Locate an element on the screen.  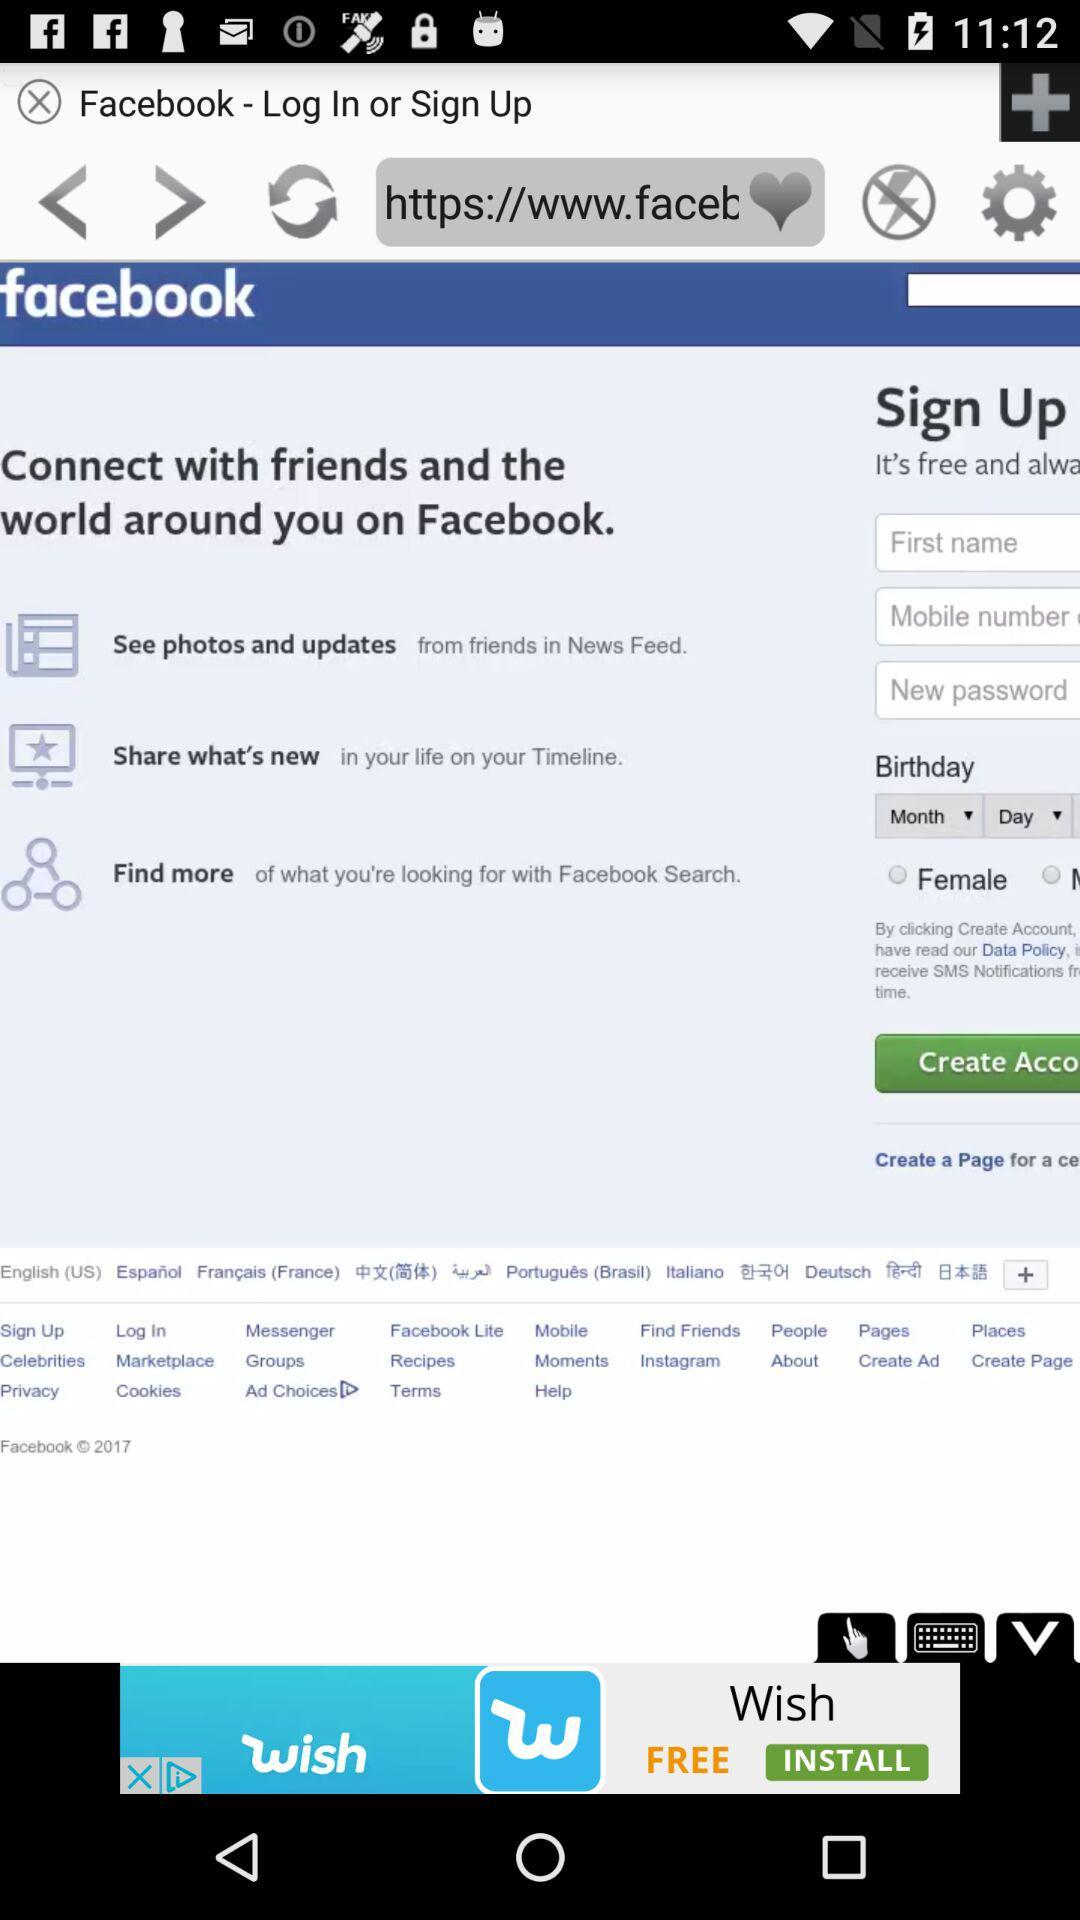
the expand_more icon is located at coordinates (1035, 1740).